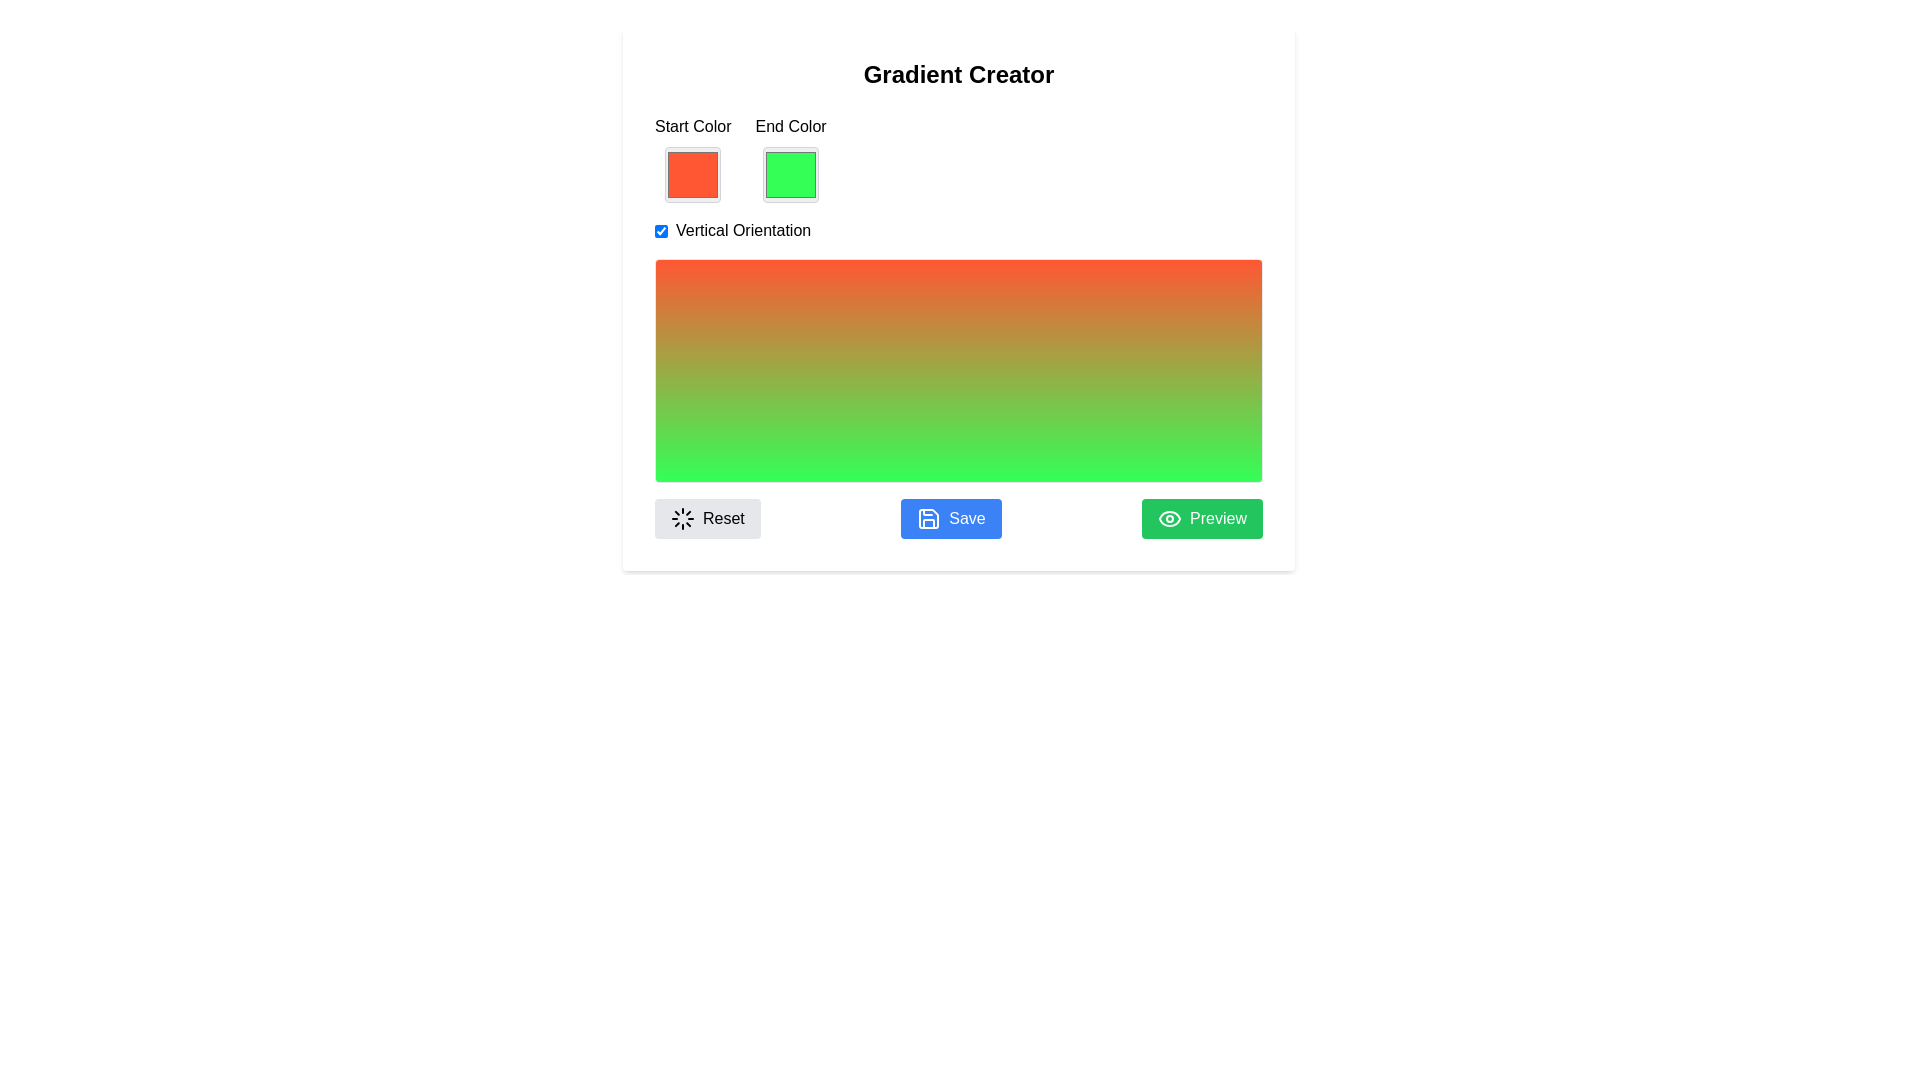 The image size is (1920, 1080). I want to click on the Color Picker element located to the right of the 'Start Color' input box, which allows the user to select the end color for a gradient configuration, so click(790, 157).